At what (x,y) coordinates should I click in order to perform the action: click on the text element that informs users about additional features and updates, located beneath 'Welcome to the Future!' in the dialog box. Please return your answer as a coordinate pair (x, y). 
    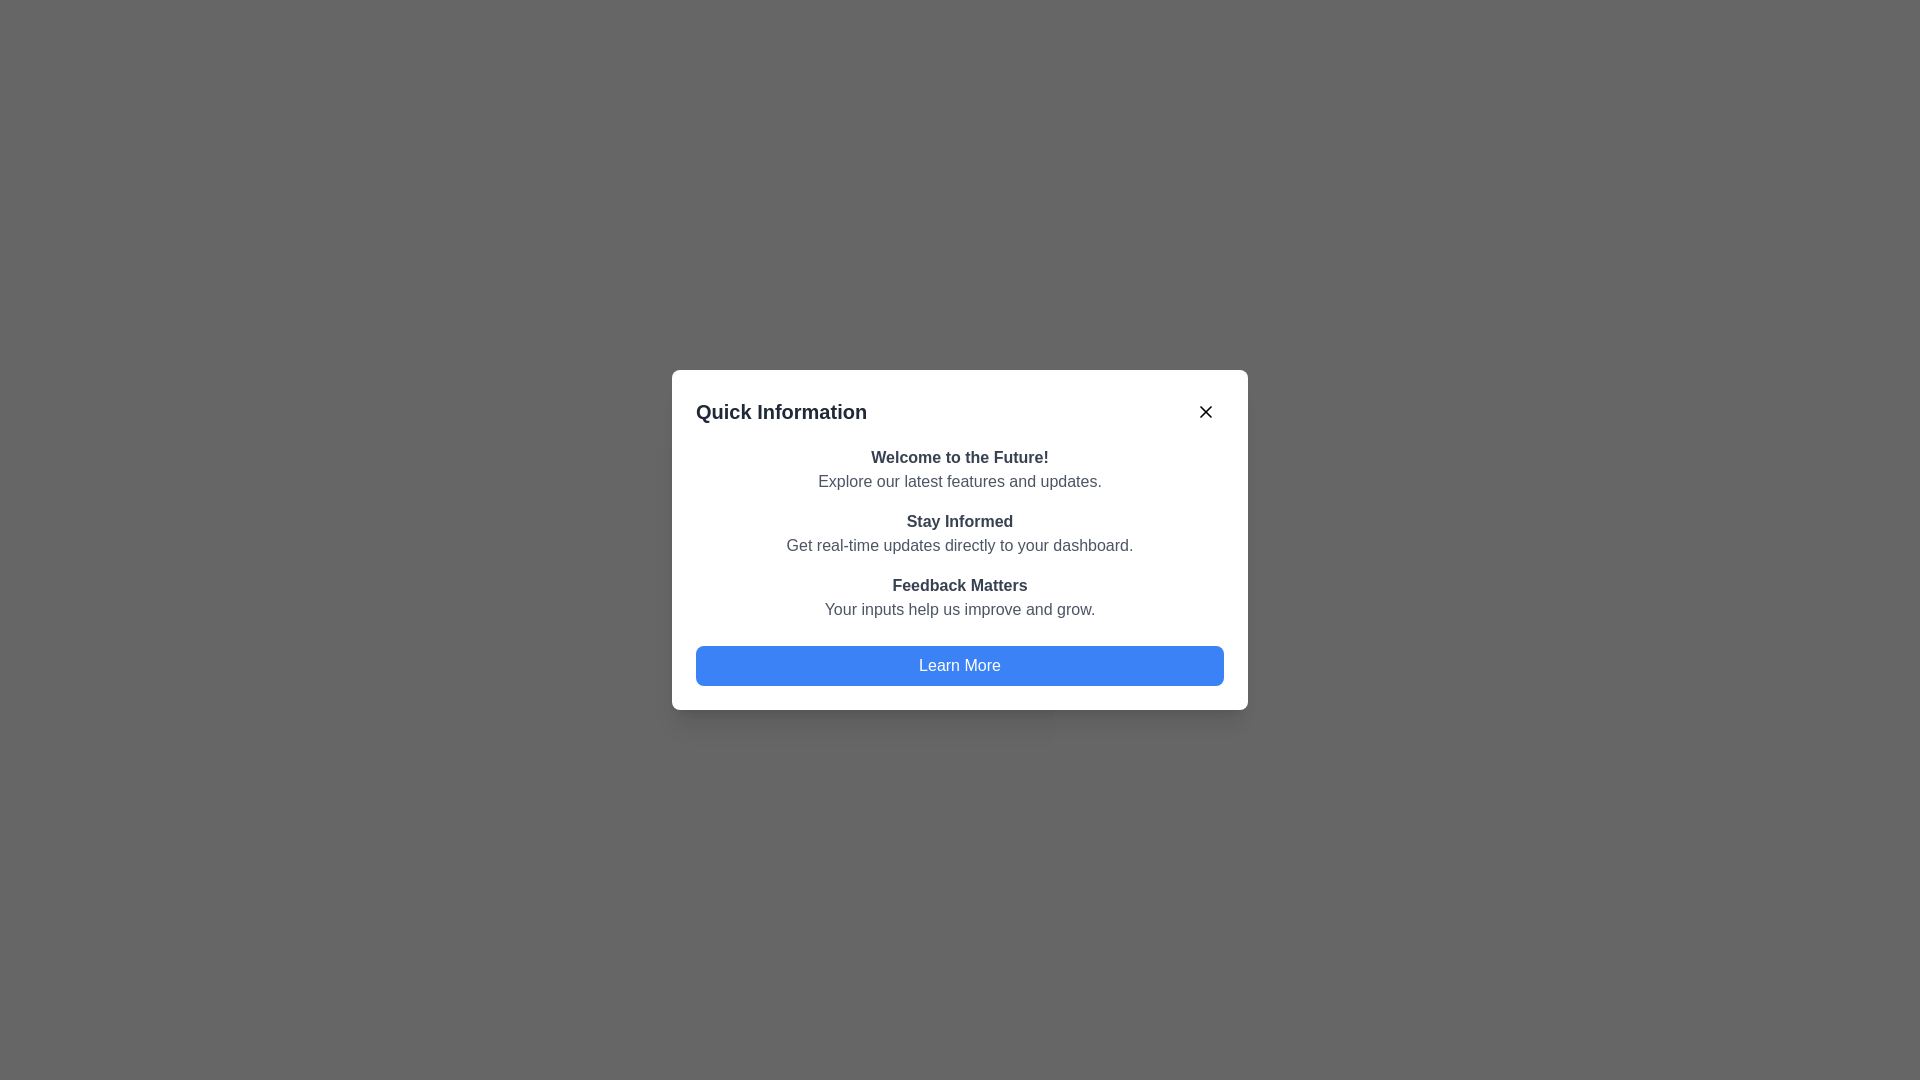
    Looking at the image, I should click on (960, 482).